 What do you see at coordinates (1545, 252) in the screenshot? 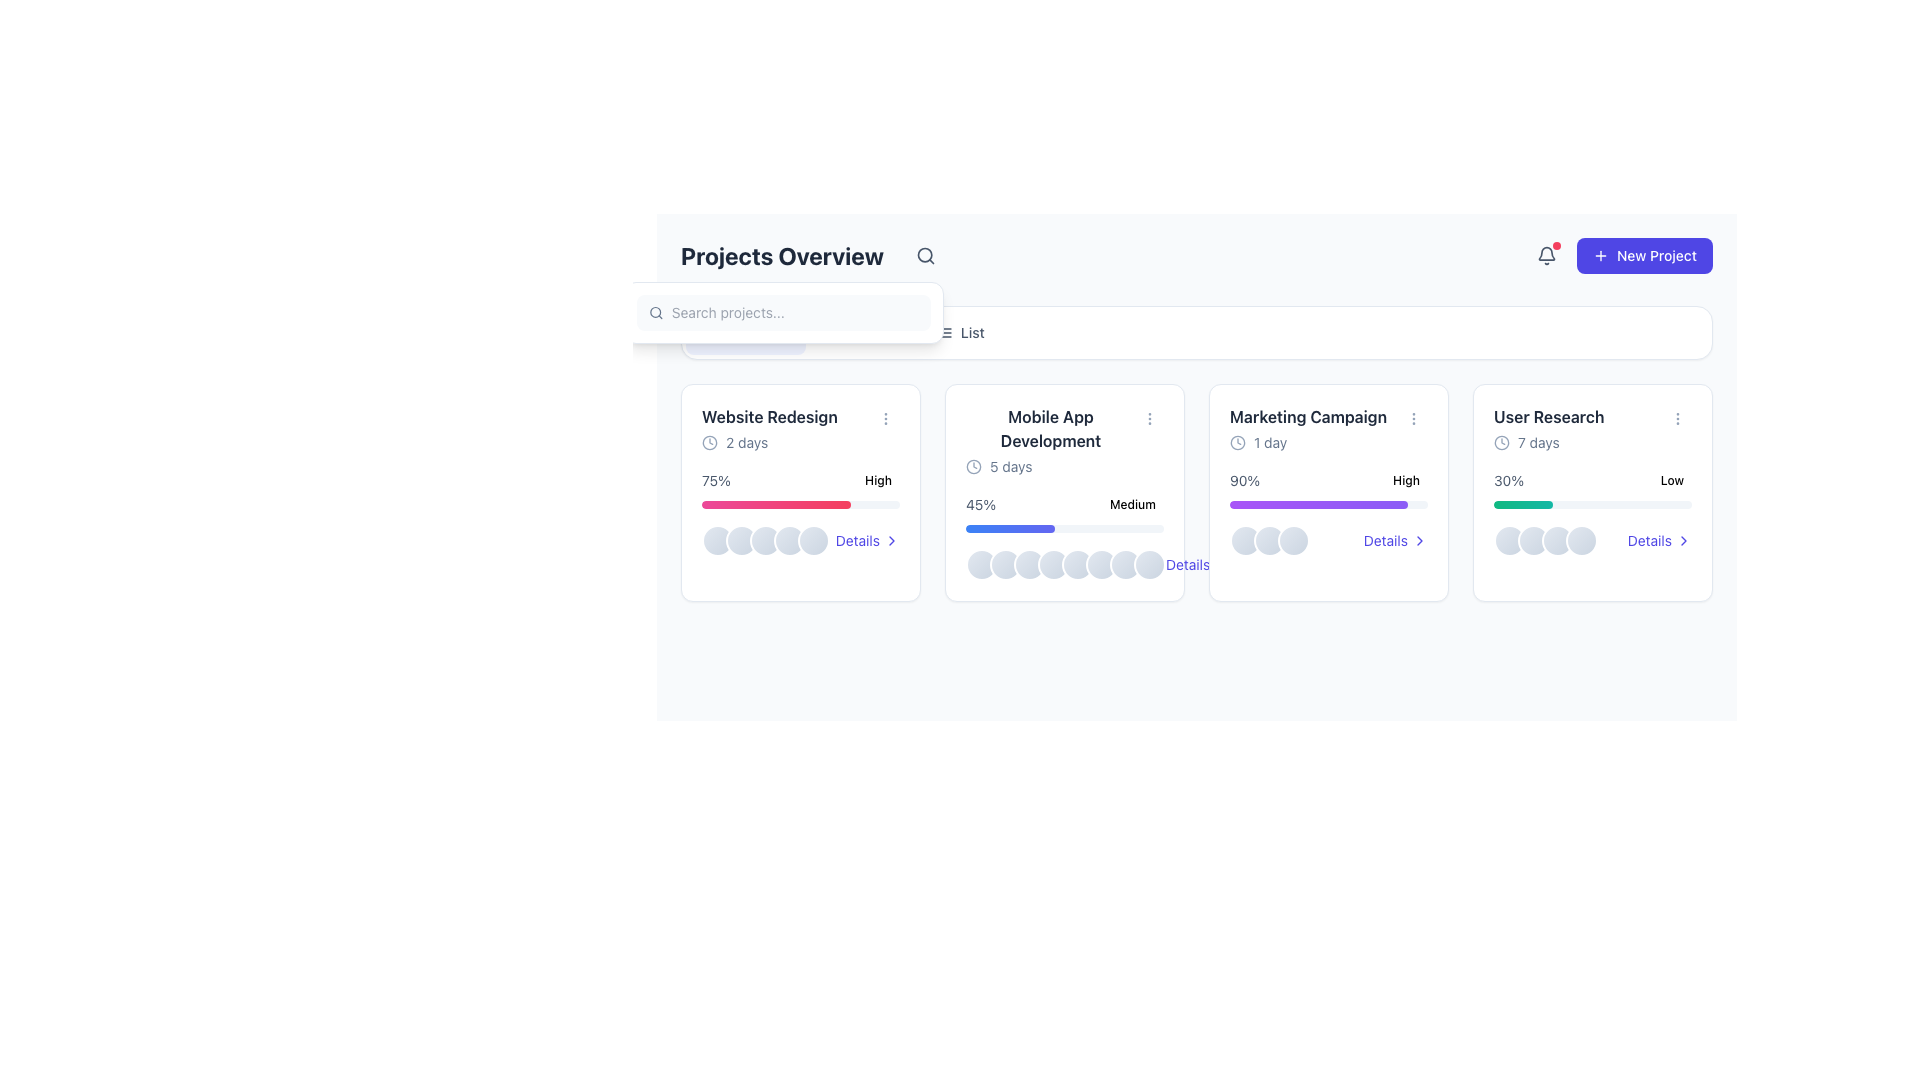
I see `the notification bell icon located in the top toolbar` at bounding box center [1545, 252].